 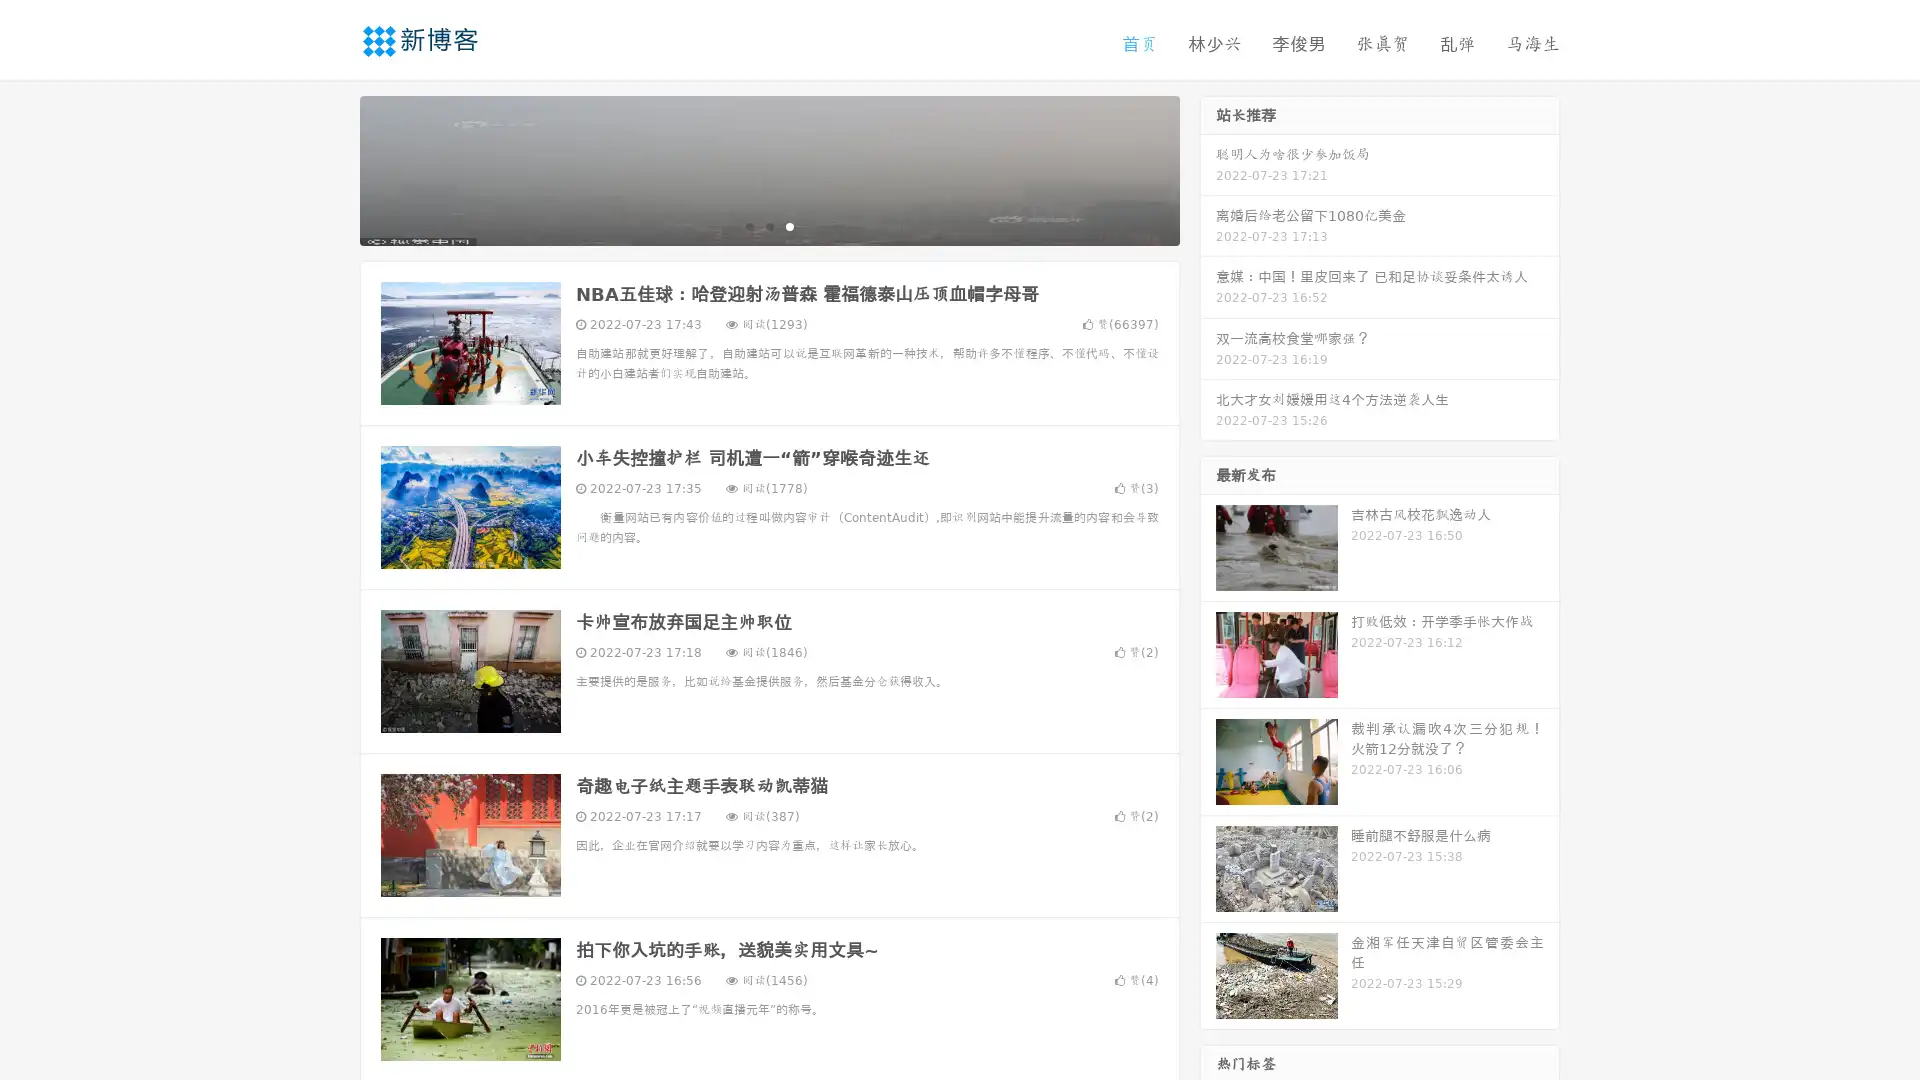 What do you see at coordinates (1208, 168) in the screenshot?
I see `Next slide` at bounding box center [1208, 168].